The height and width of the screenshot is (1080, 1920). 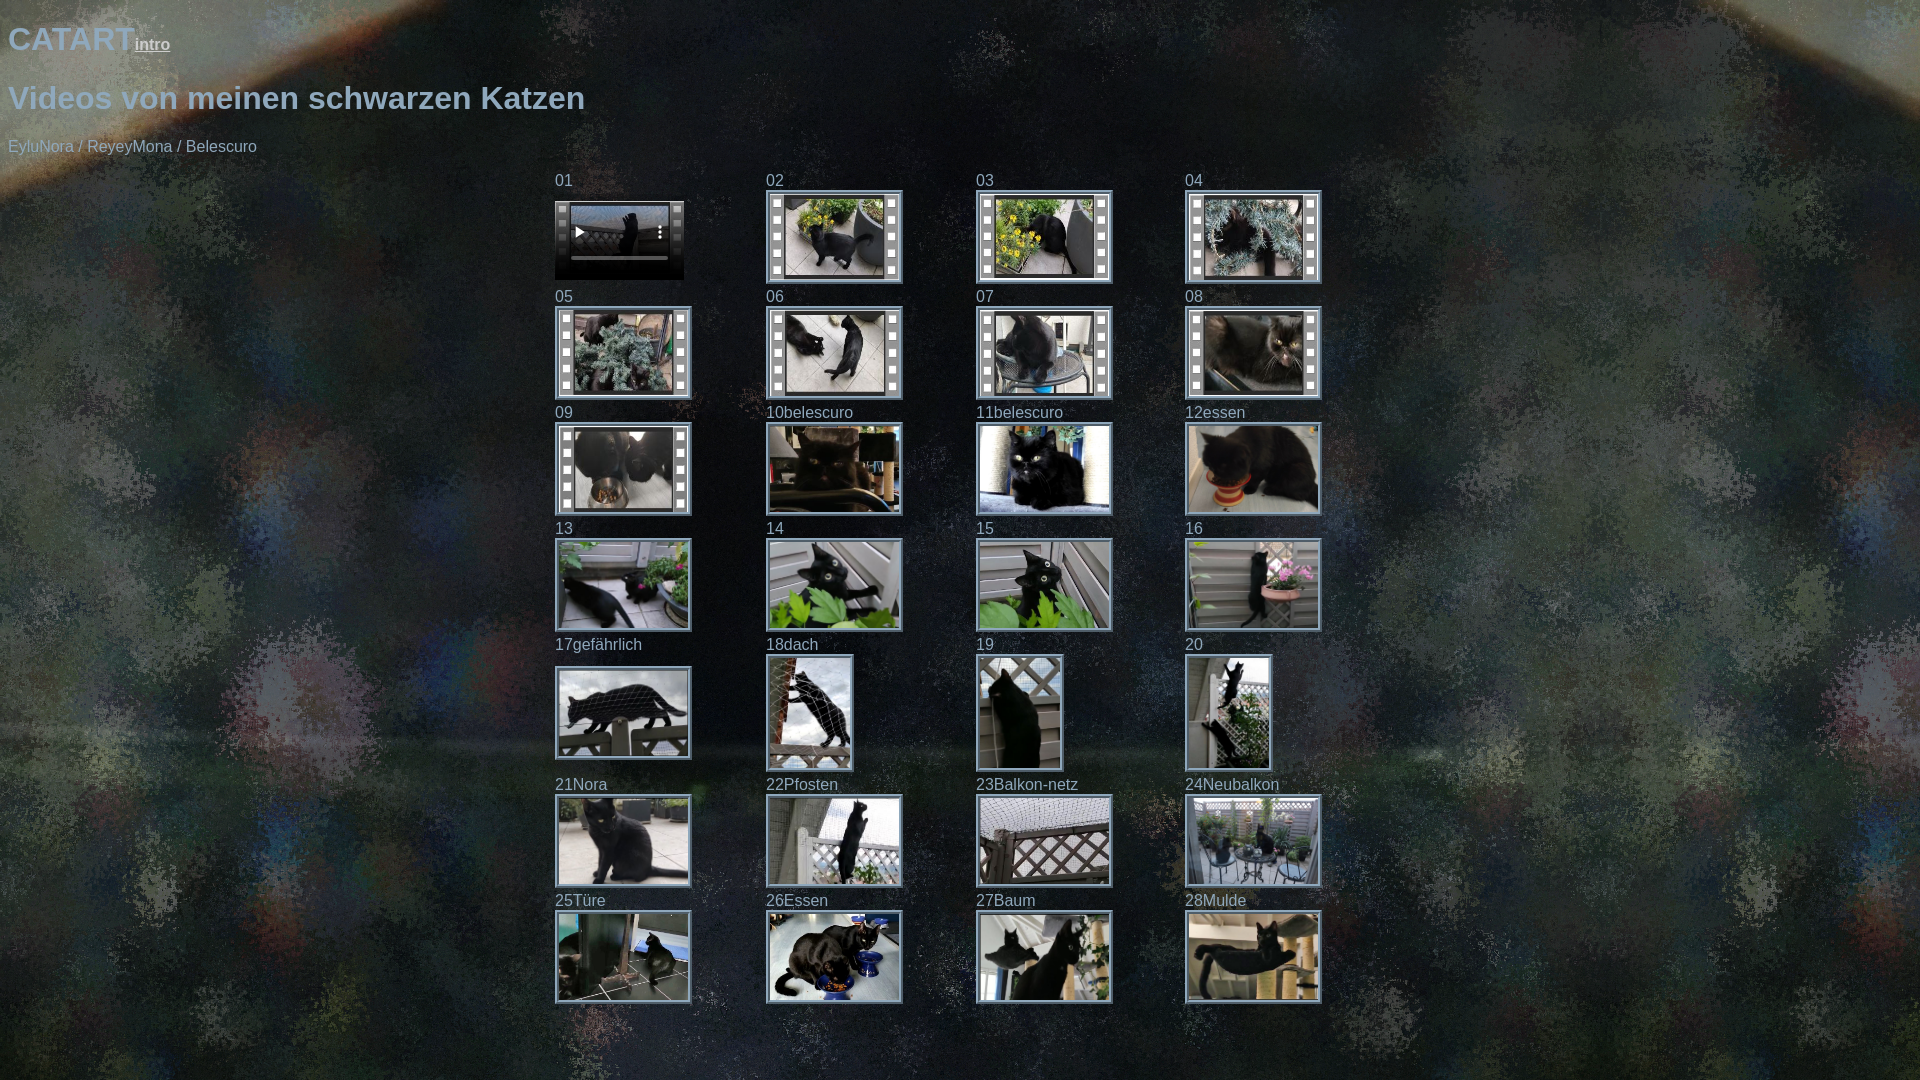 I want to click on 'intro', so click(x=152, y=44).